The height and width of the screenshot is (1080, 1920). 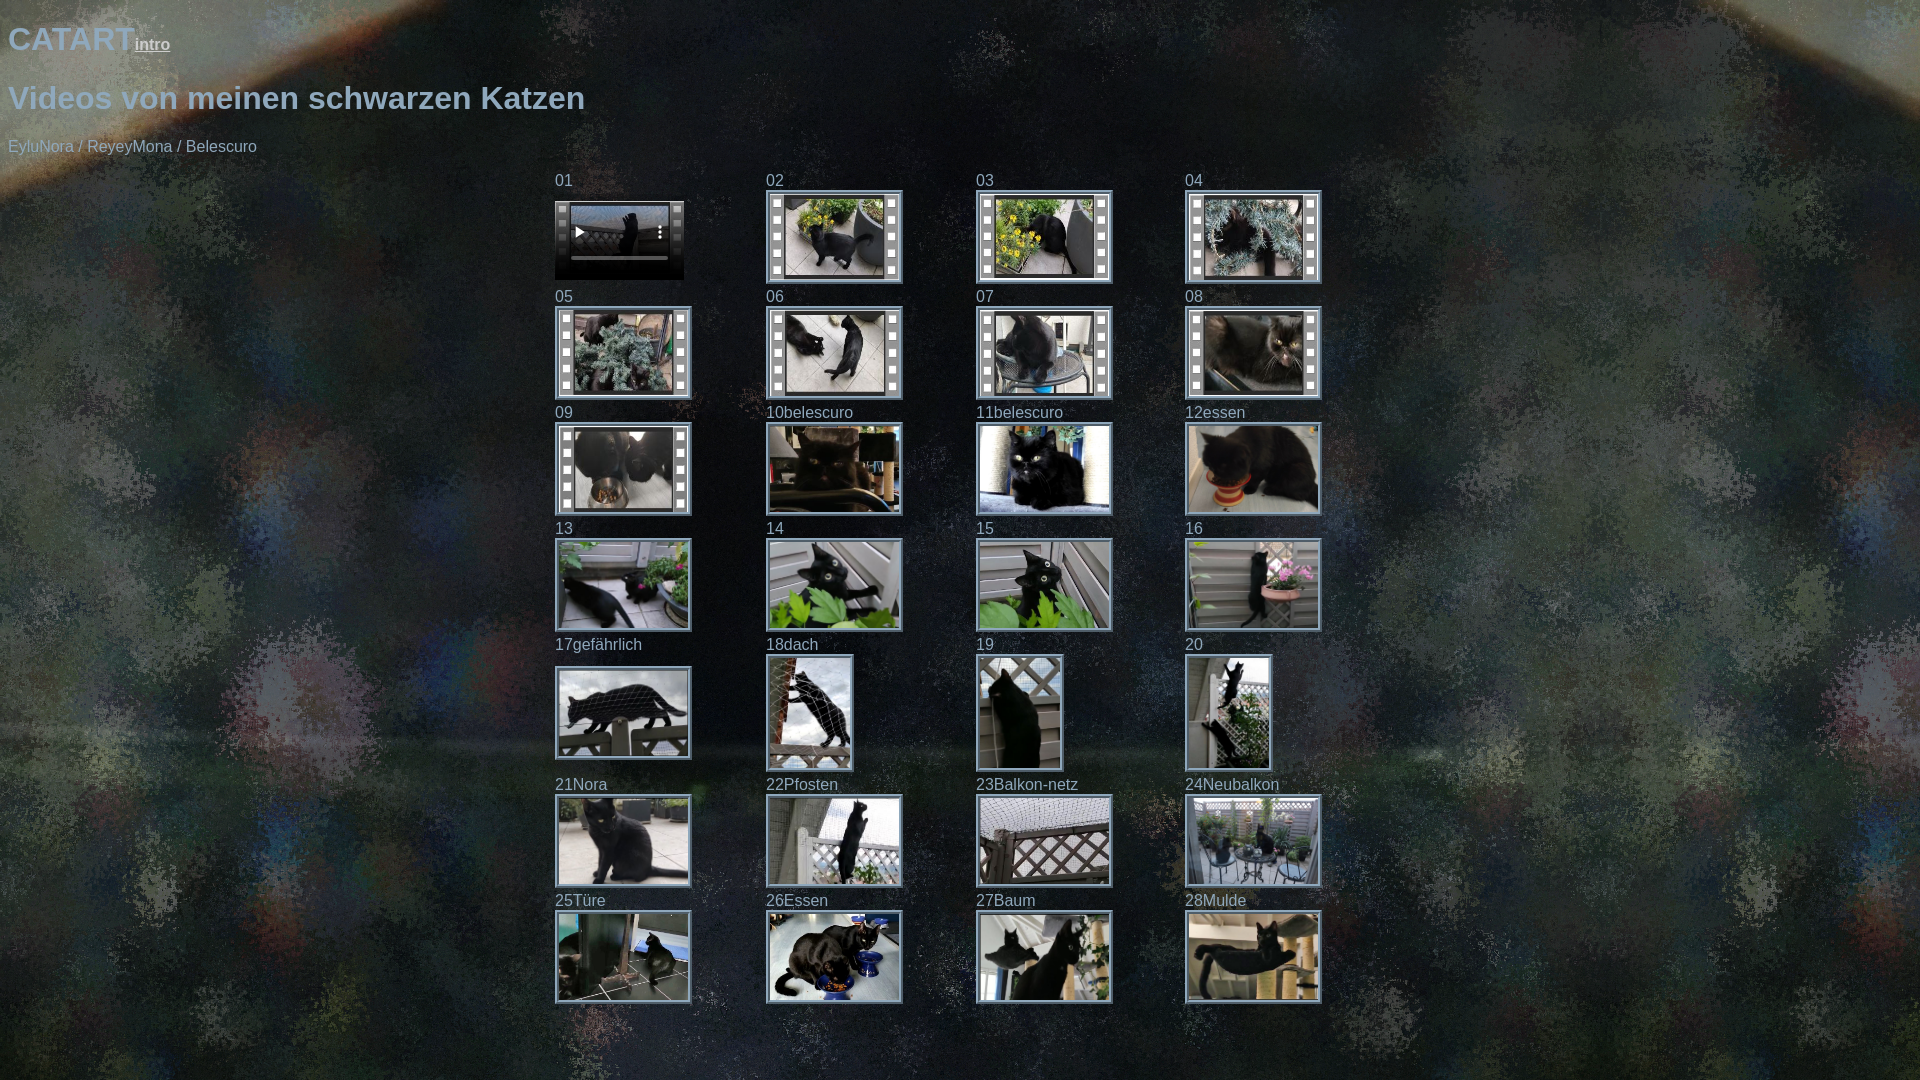 I want to click on 'intro', so click(x=152, y=44).